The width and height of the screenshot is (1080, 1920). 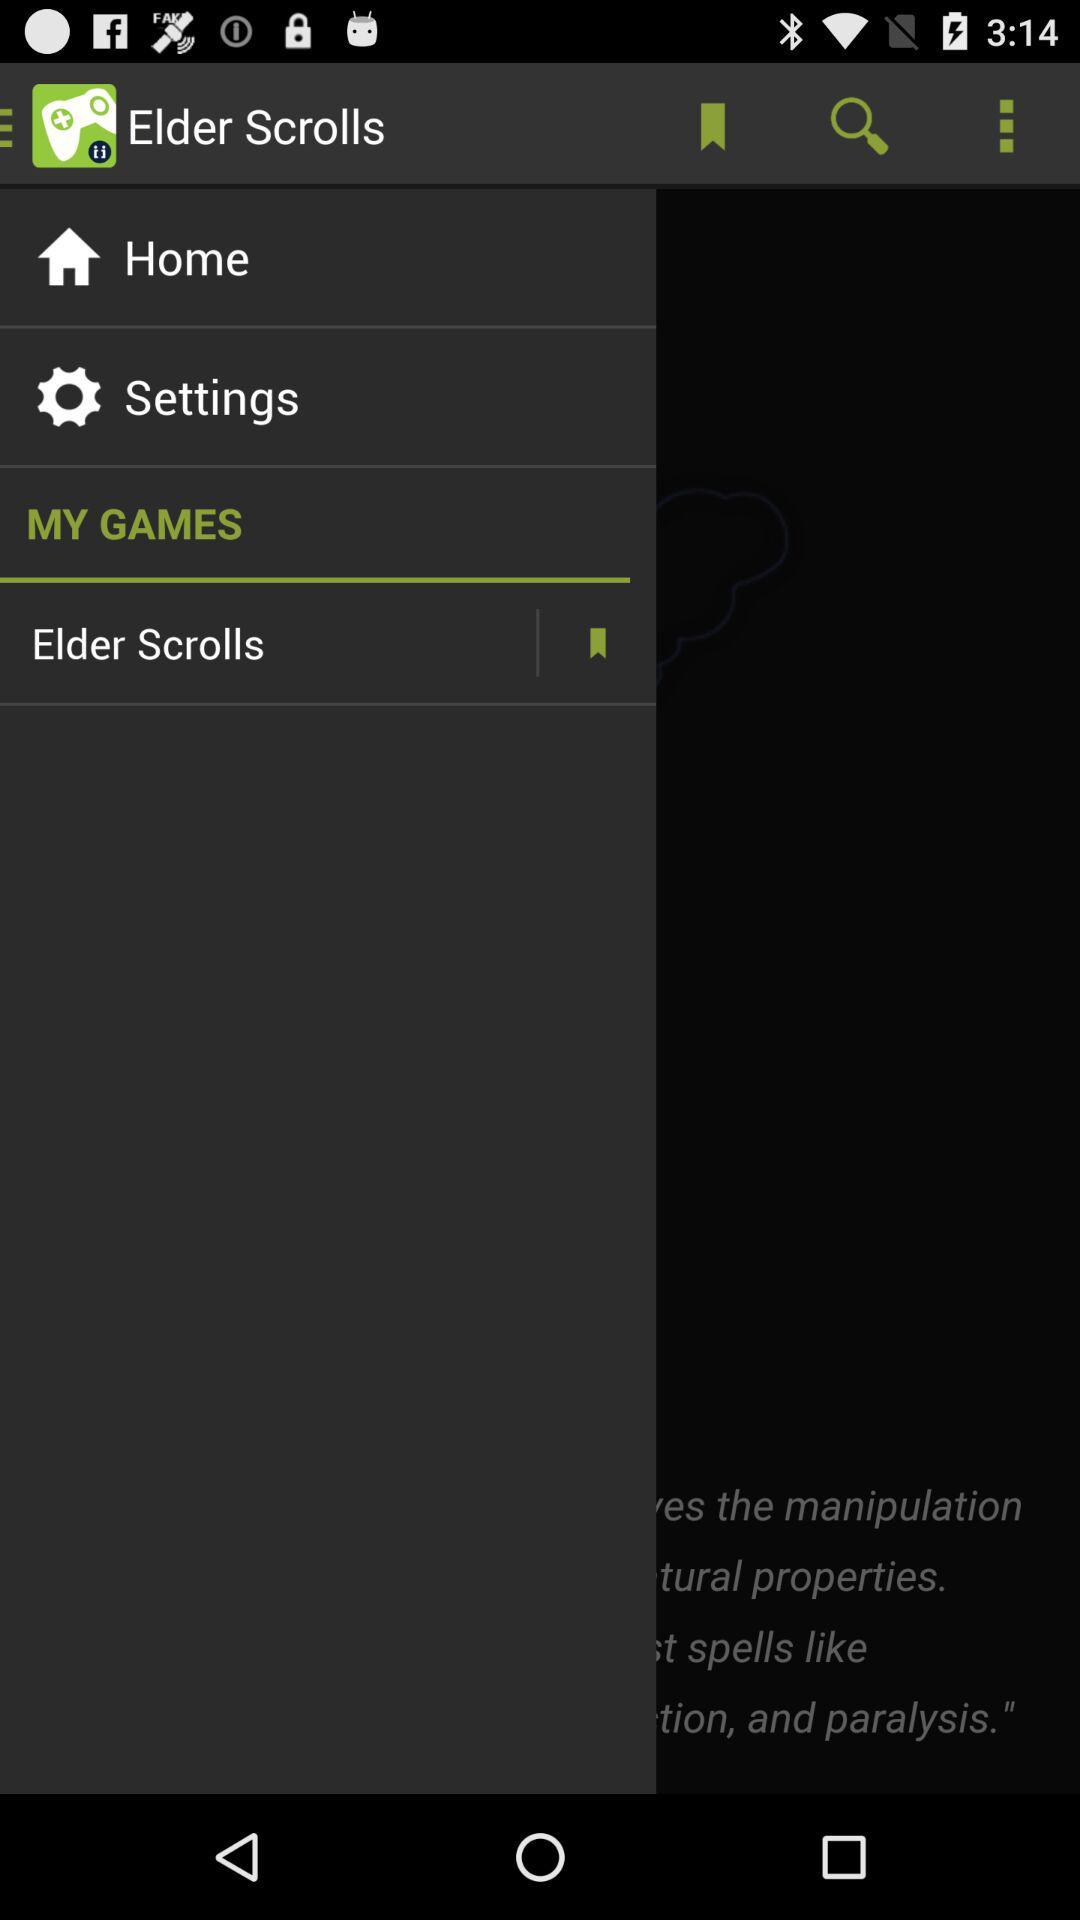 What do you see at coordinates (596, 642) in the screenshot?
I see `bookmarks` at bounding box center [596, 642].